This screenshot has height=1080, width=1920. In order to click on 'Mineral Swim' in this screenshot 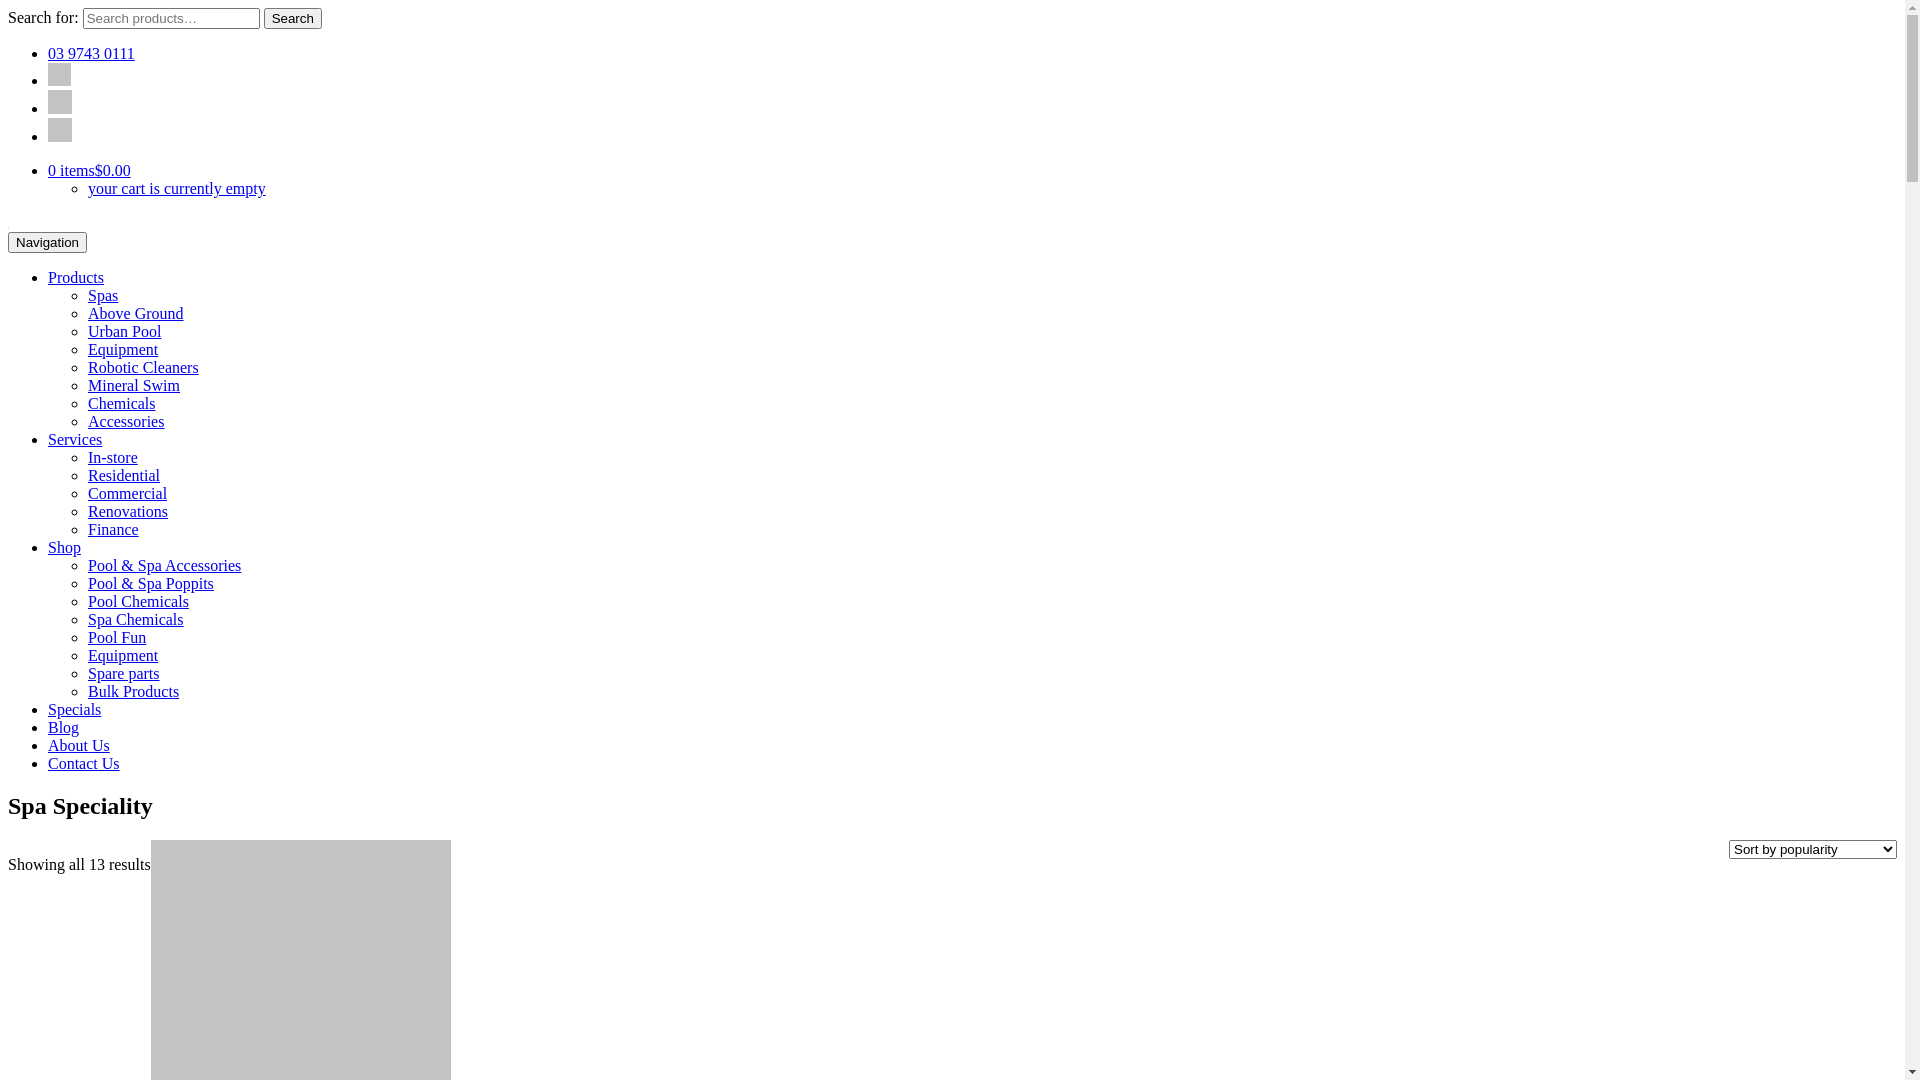, I will do `click(133, 385)`.